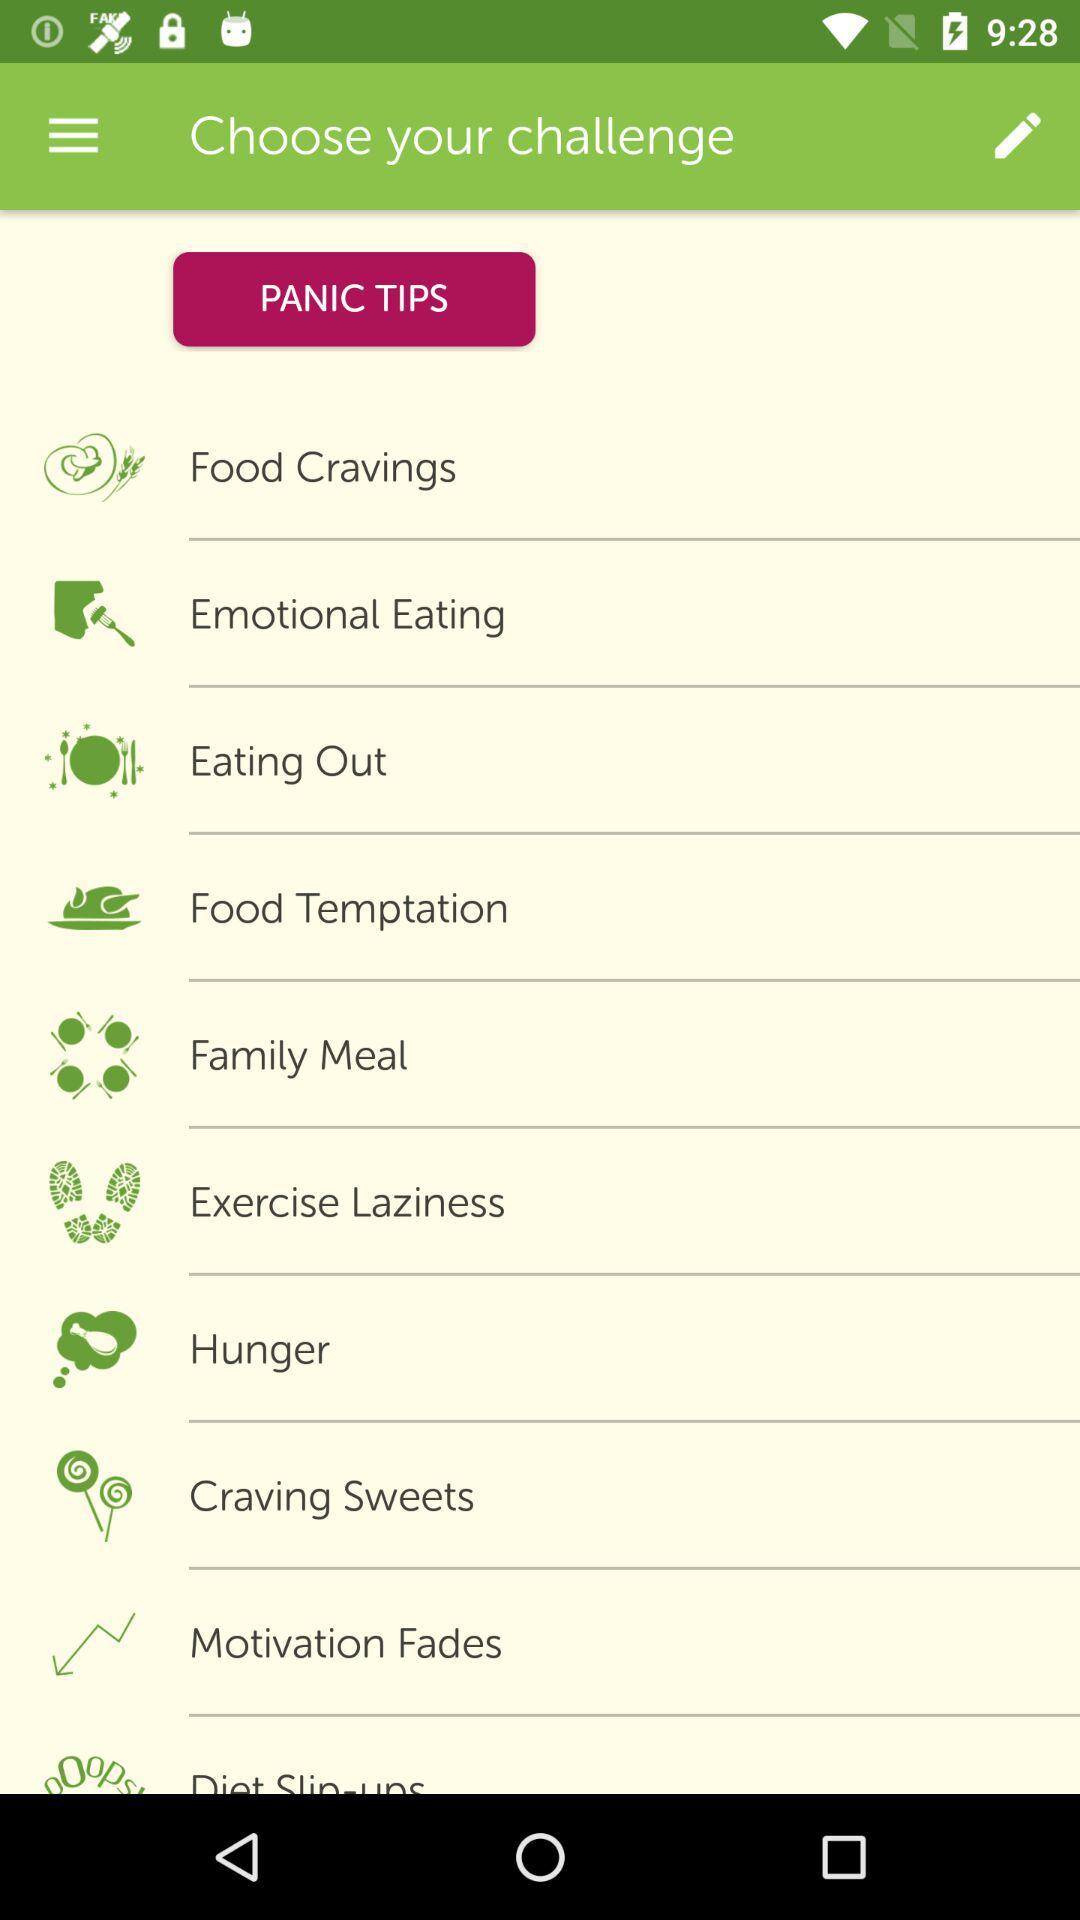 Image resolution: width=1080 pixels, height=1920 pixels. Describe the element at coordinates (353, 298) in the screenshot. I see `the item below choose your challenge item` at that location.